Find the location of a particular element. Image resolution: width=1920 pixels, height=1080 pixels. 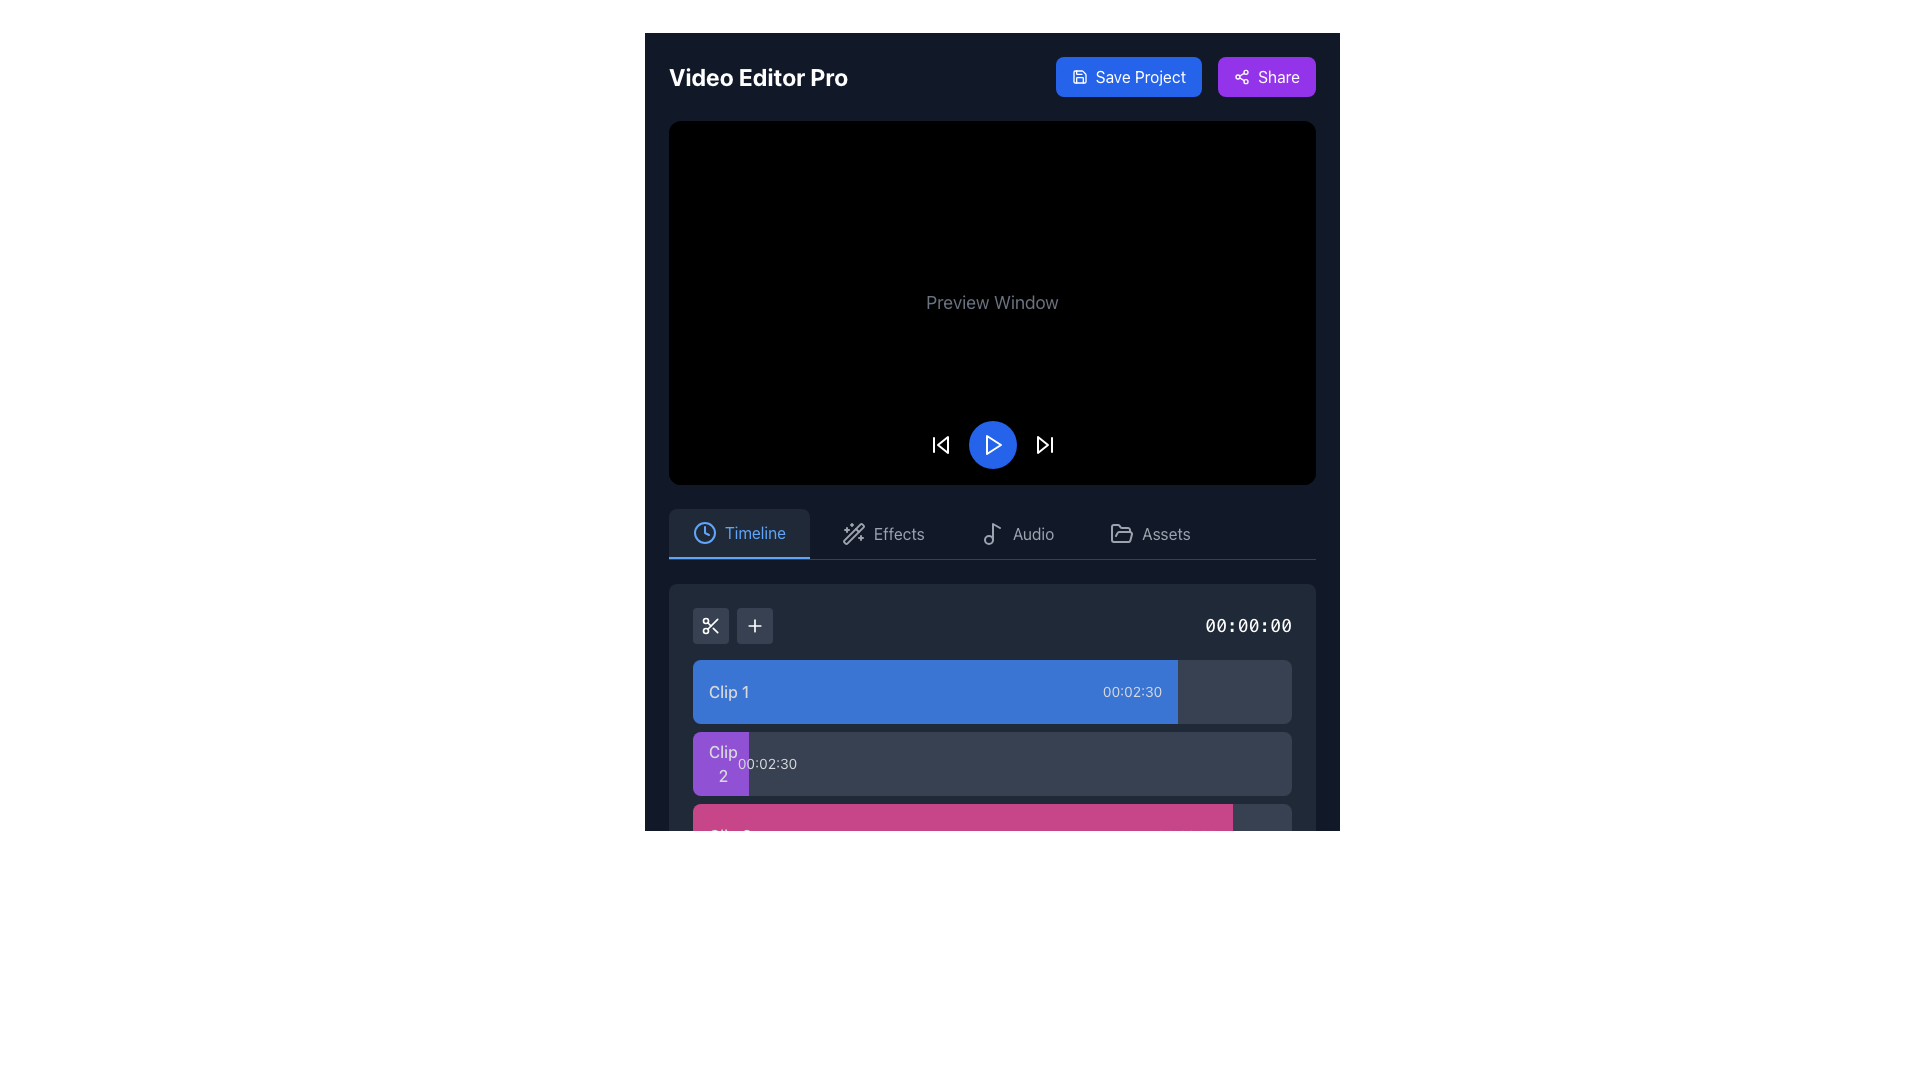

the 'Assets' header button which contains the open folder icon located at the far left of the button is located at coordinates (1122, 532).